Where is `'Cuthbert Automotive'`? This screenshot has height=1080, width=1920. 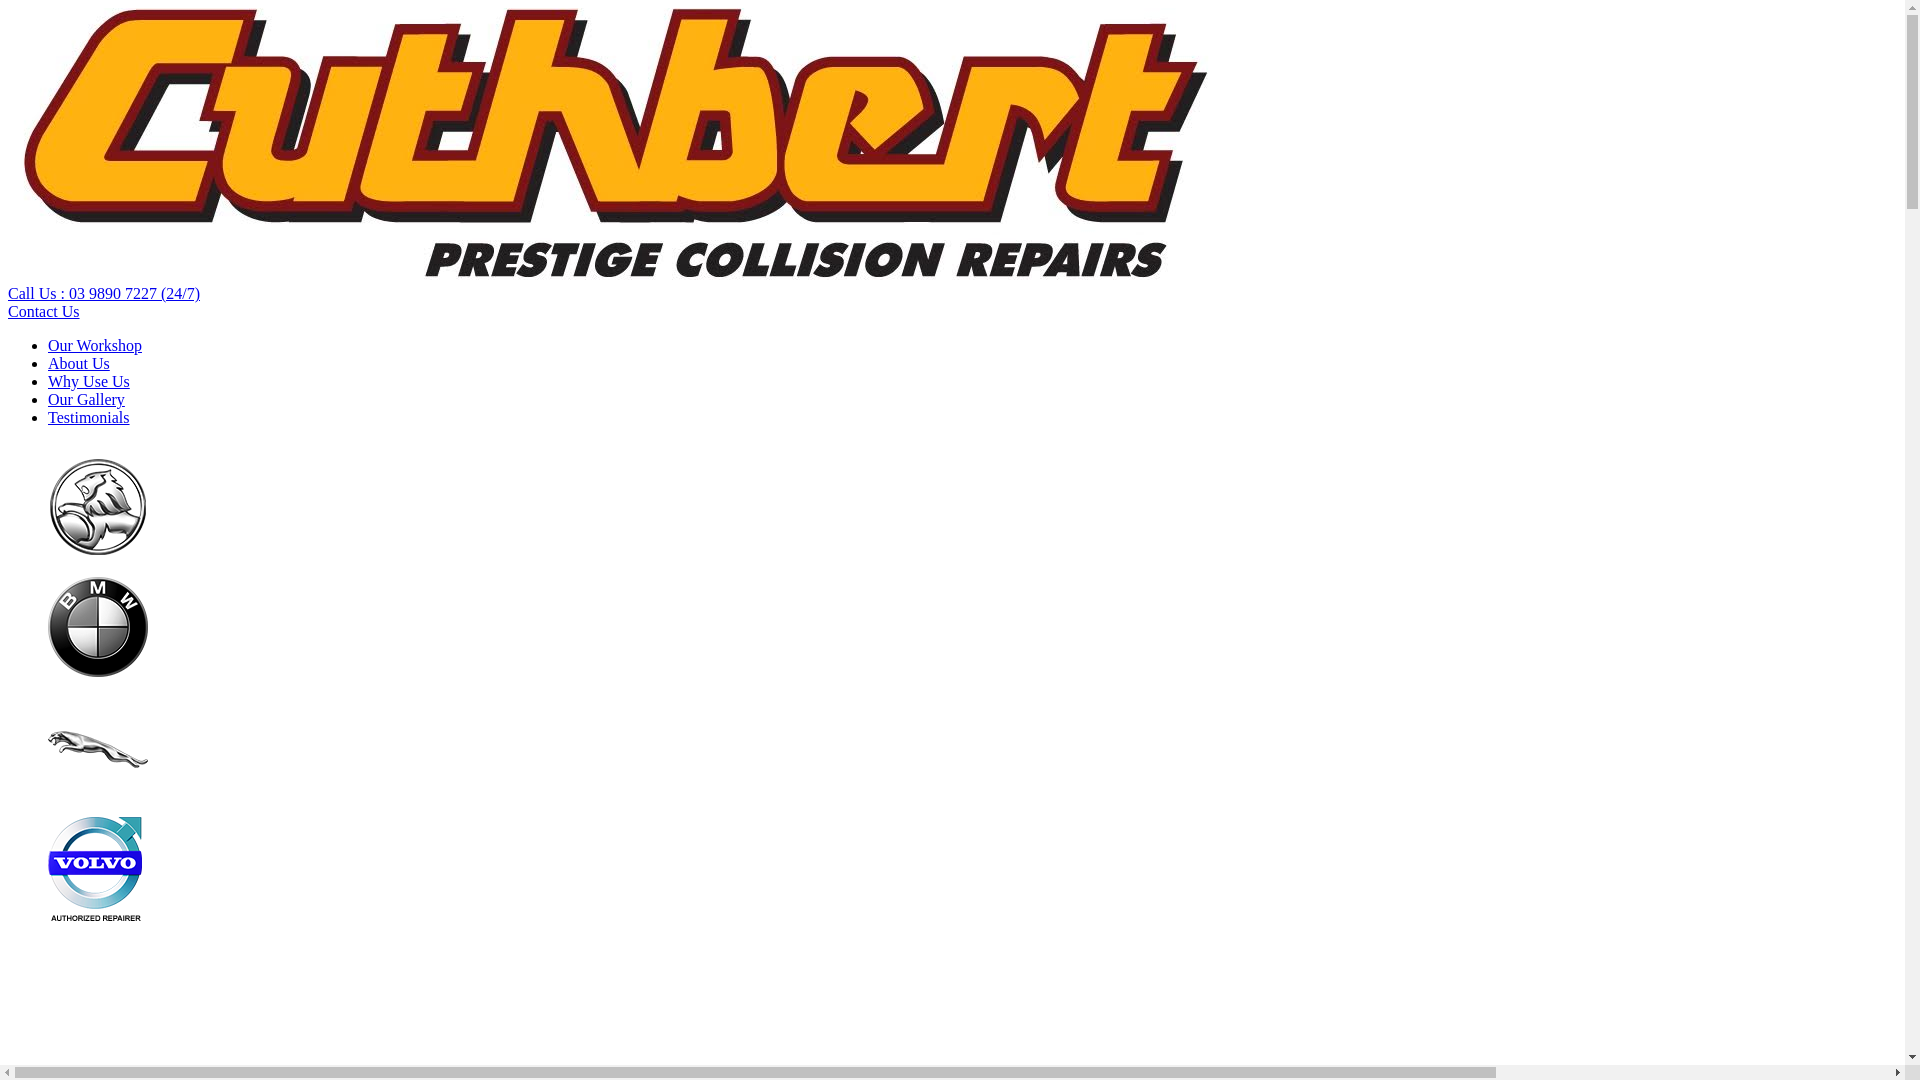 'Cuthbert Automotive' is located at coordinates (609, 275).